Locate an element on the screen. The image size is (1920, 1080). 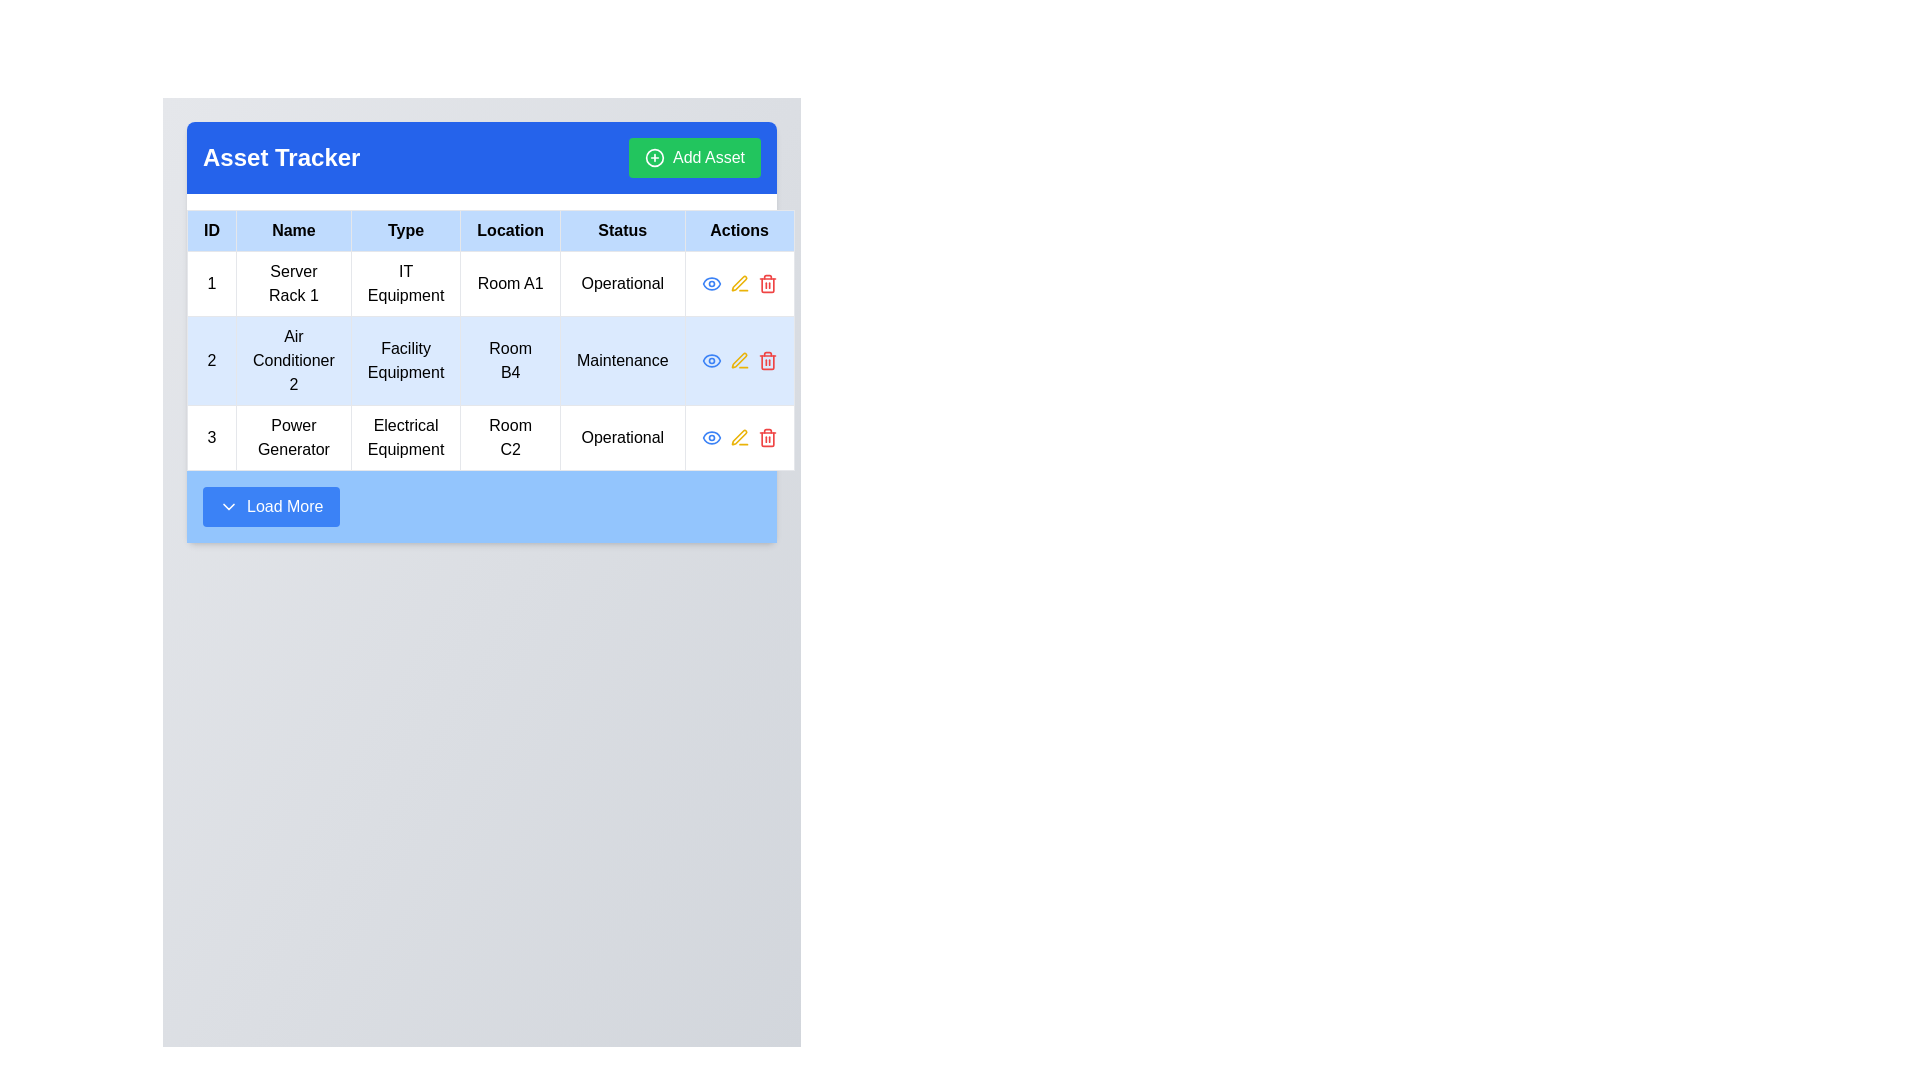
the rectangular green button with rounded corners that has white text reading 'Add Asset' and a circular icon with a plus symbol on its left side, located in the top-right corner of the 'Asset Tracker' header is located at coordinates (695, 157).